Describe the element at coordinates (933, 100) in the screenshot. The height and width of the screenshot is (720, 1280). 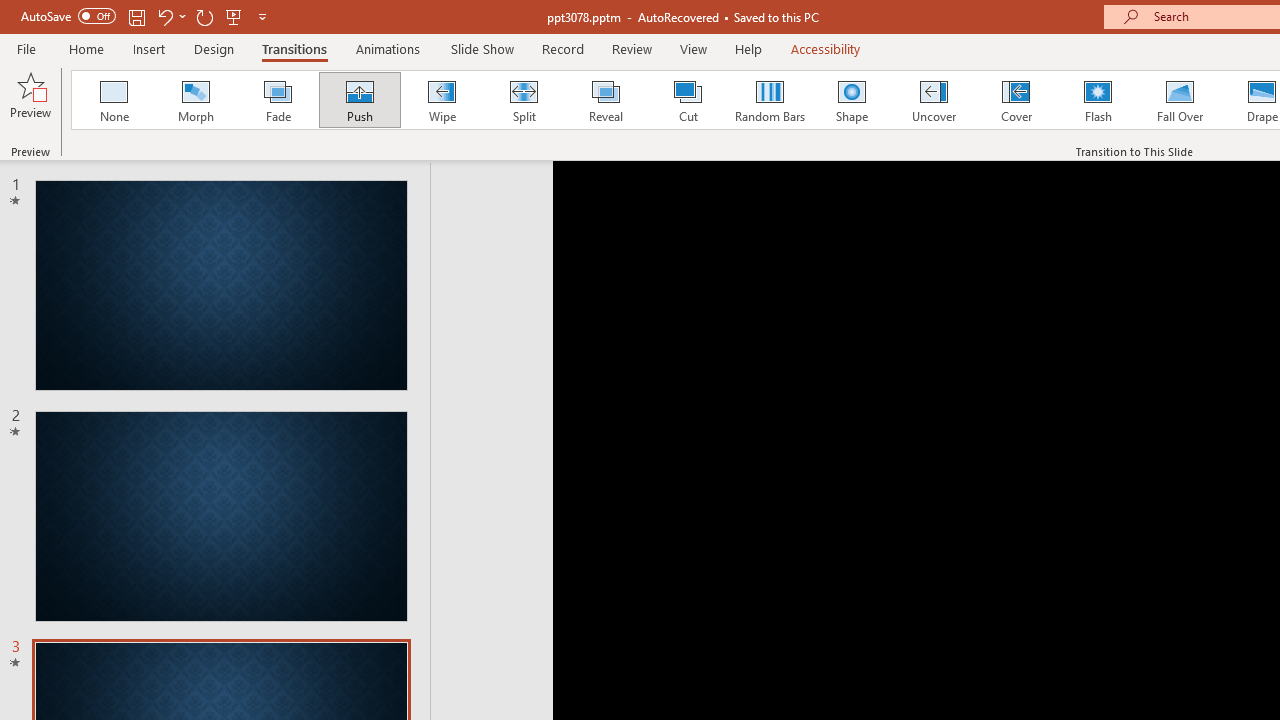
I see `'Uncover'` at that location.